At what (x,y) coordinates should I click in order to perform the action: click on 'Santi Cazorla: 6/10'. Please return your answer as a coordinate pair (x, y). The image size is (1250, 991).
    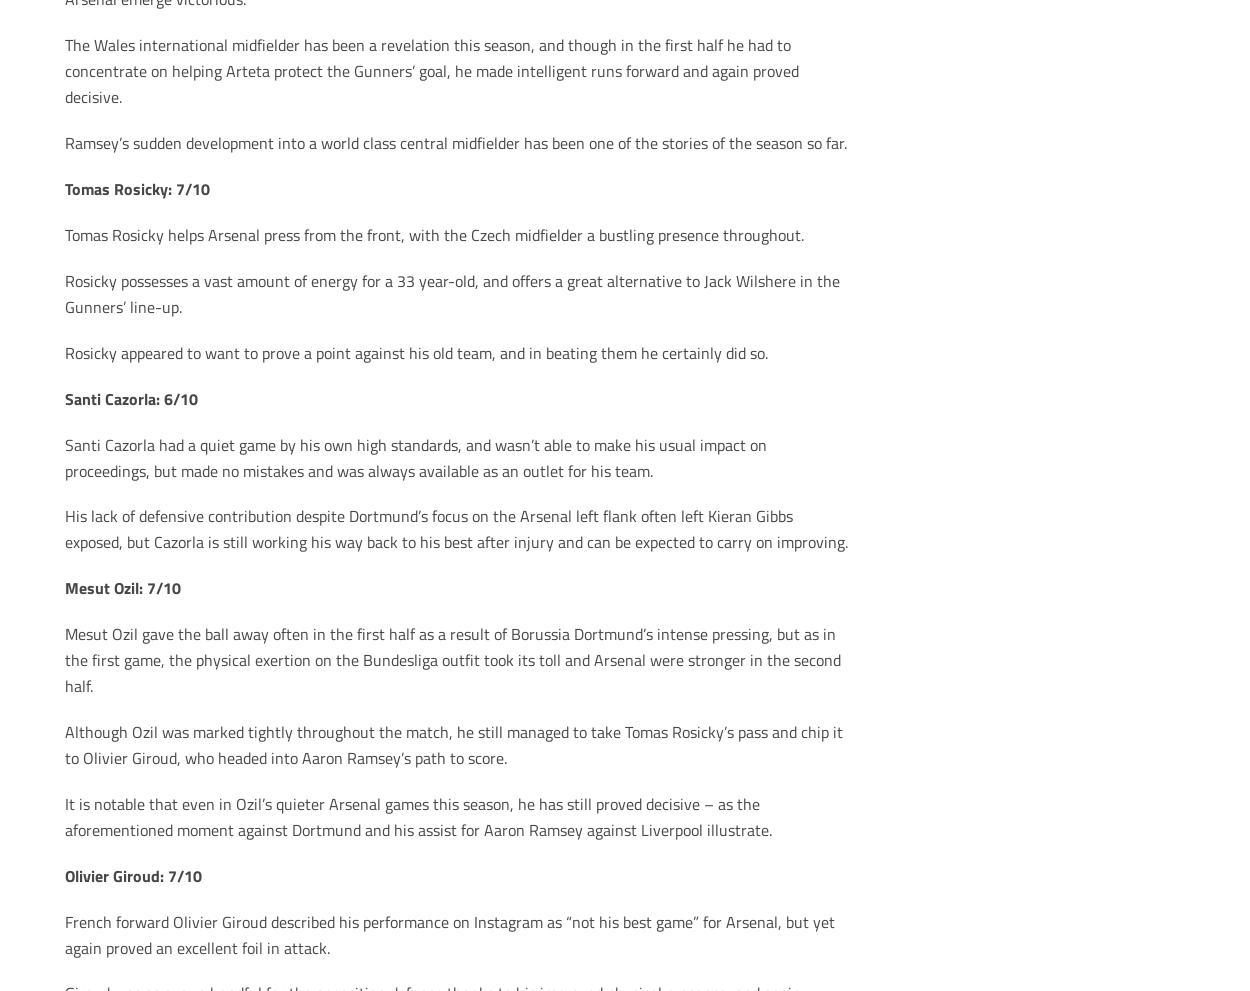
    Looking at the image, I should click on (130, 396).